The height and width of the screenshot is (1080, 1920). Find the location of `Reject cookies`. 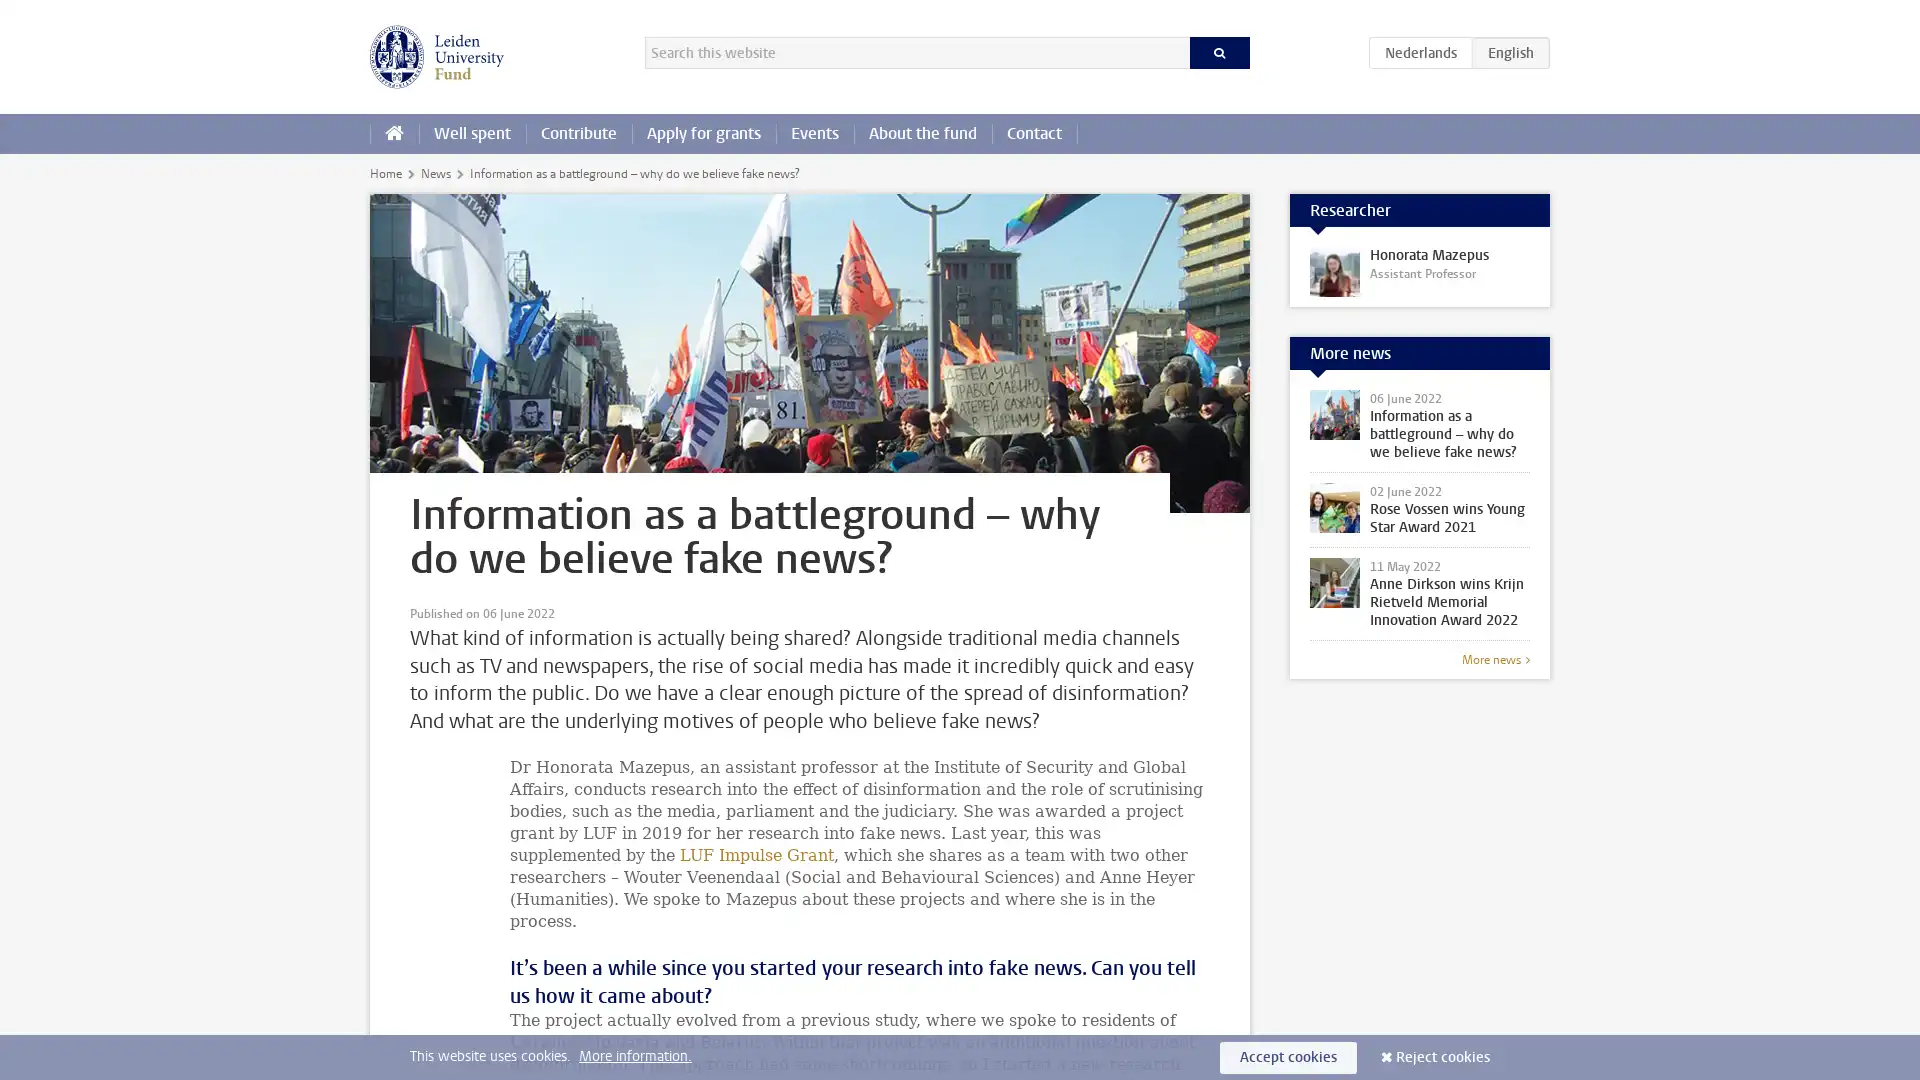

Reject cookies is located at coordinates (1443, 1056).